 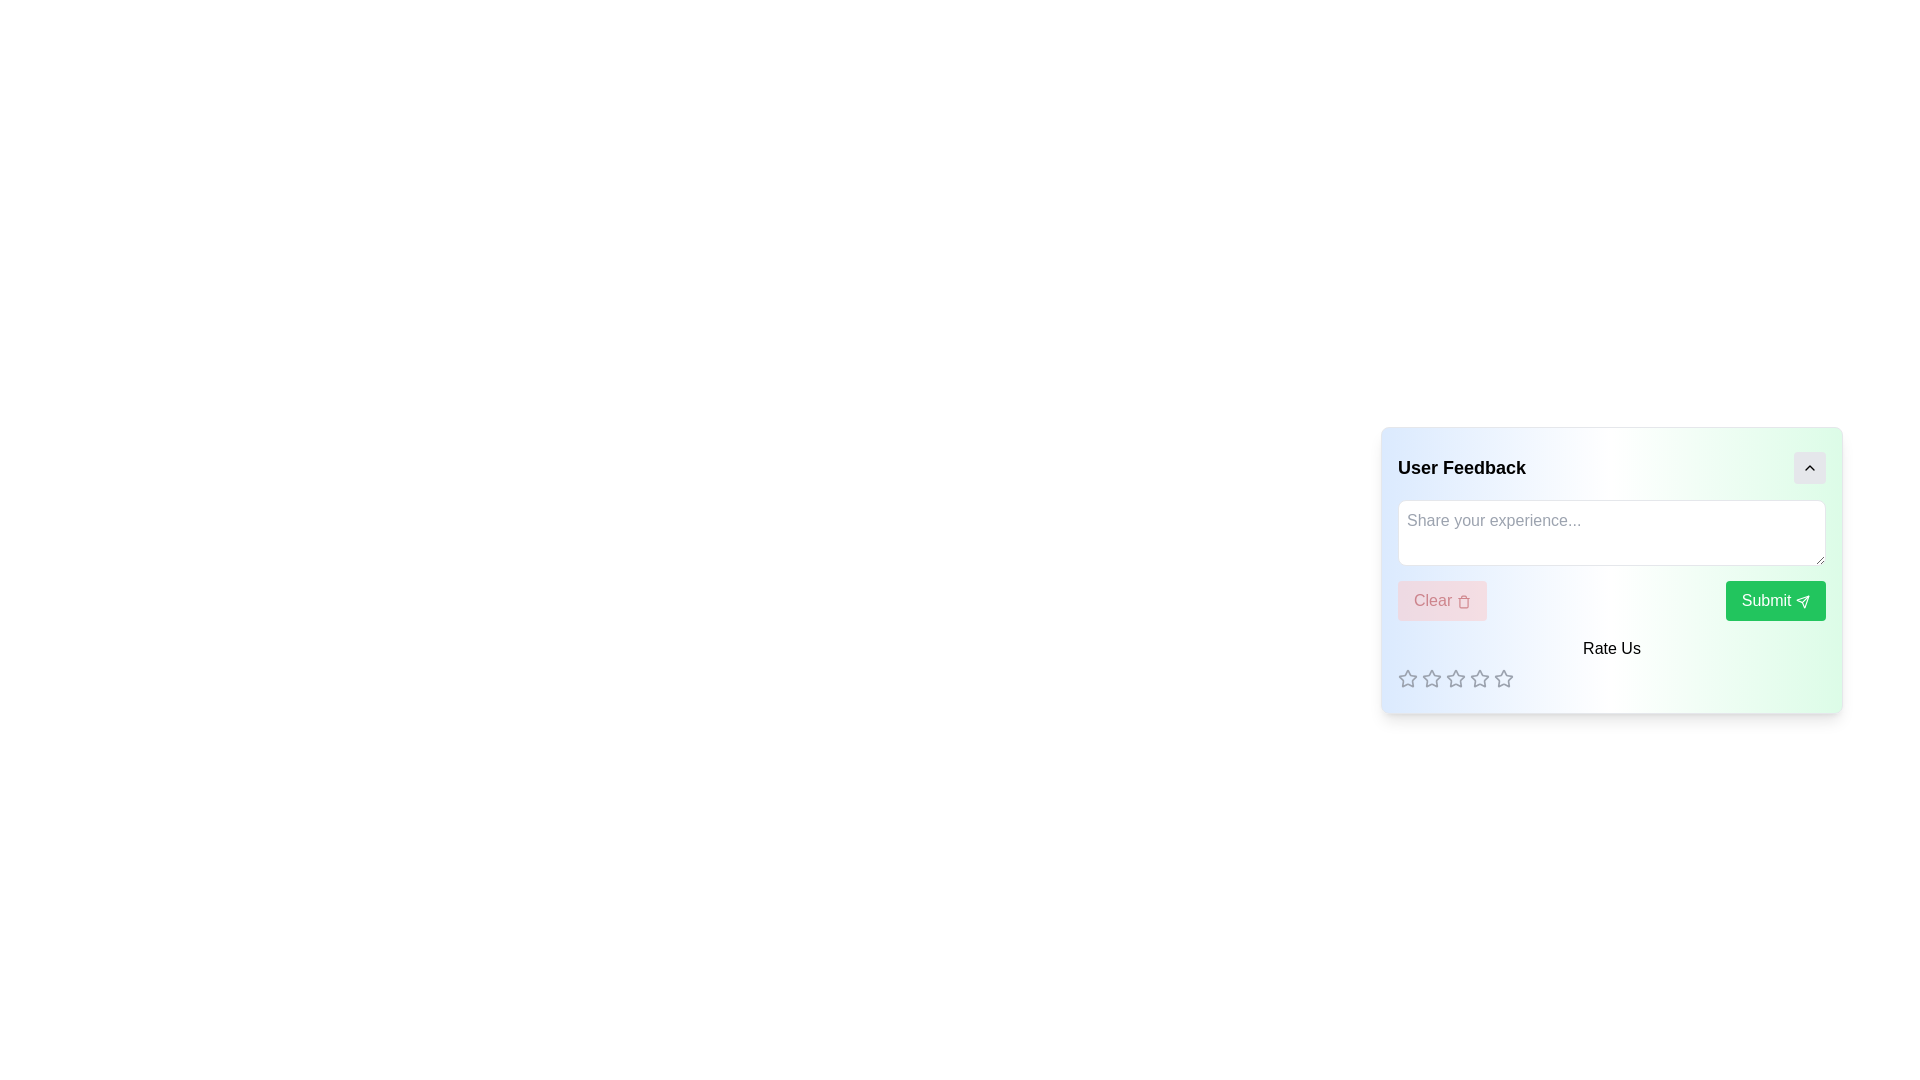 What do you see at coordinates (1809, 467) in the screenshot?
I see `the chevron-up icon located in the top-right corner of the feedback interface` at bounding box center [1809, 467].